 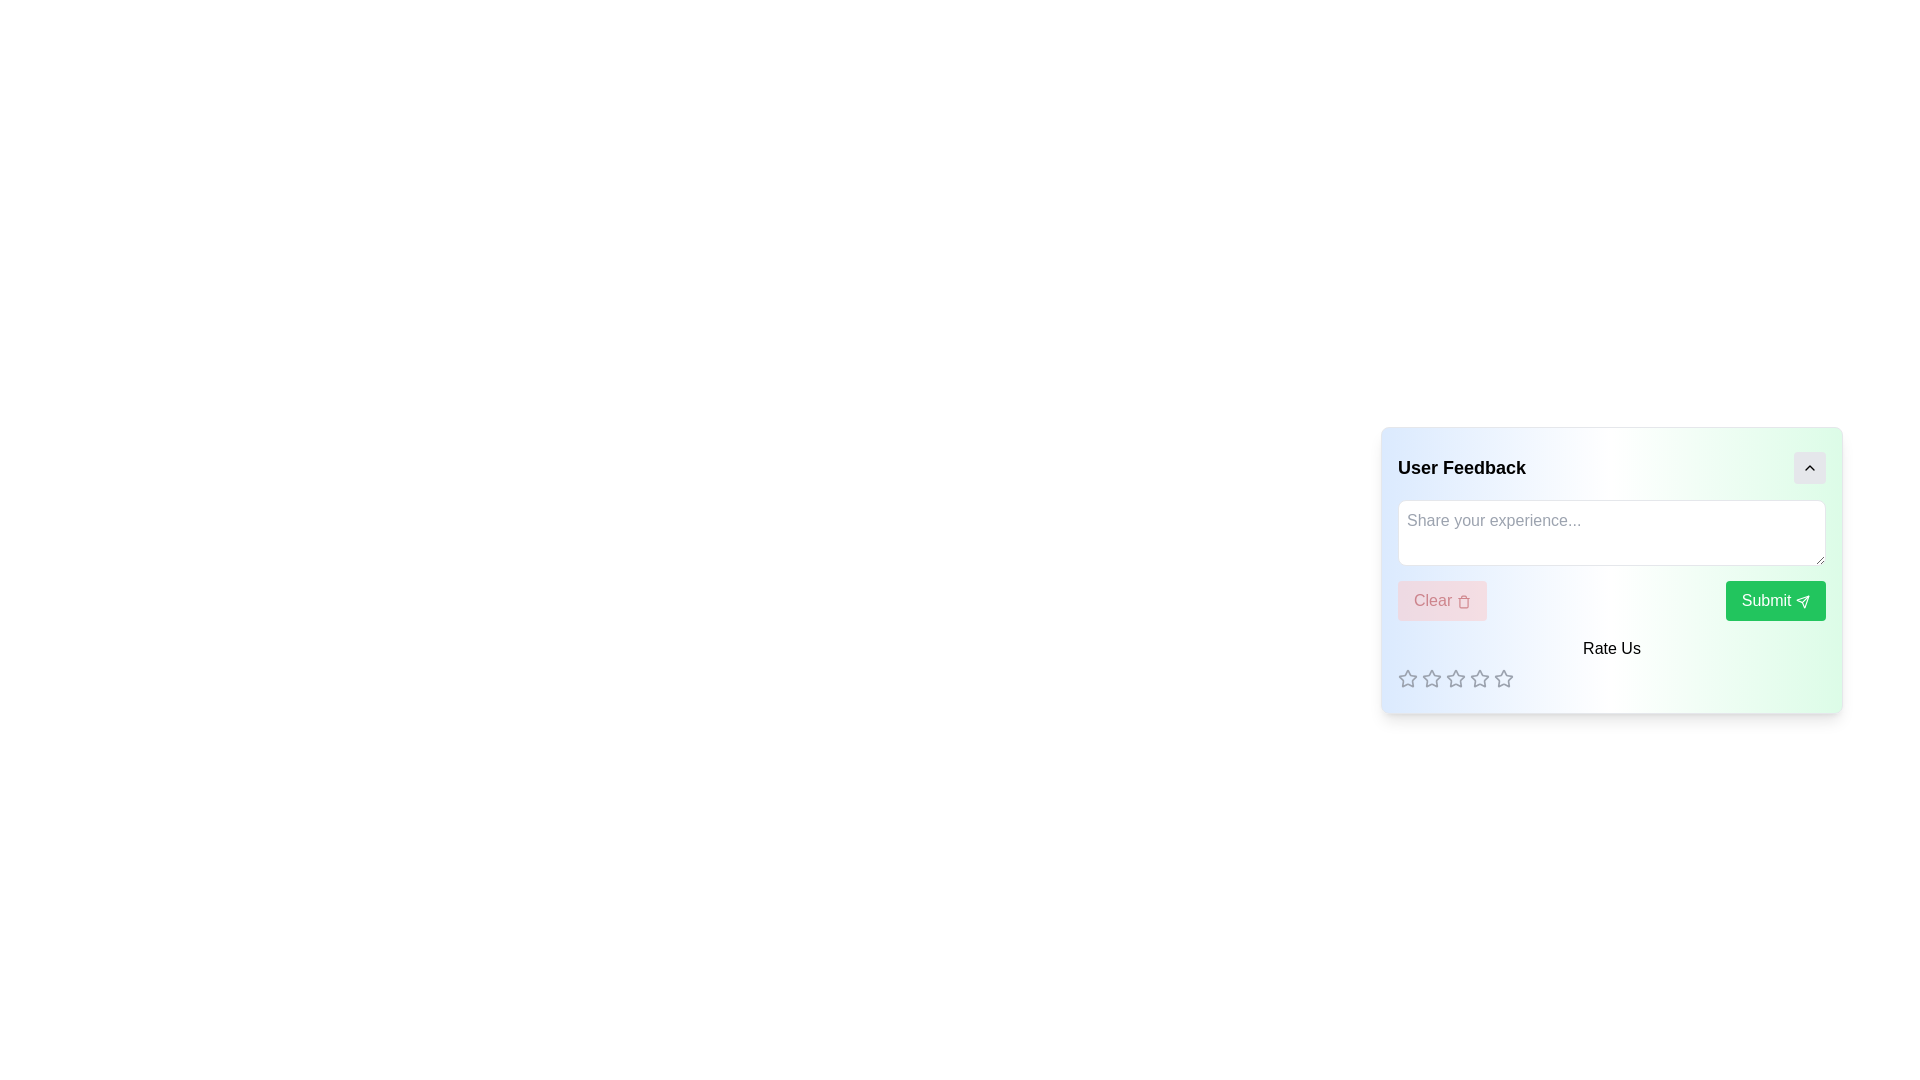 What do you see at coordinates (1809, 467) in the screenshot?
I see `the chevron-up icon located in the top-right corner of the feedback interface` at bounding box center [1809, 467].